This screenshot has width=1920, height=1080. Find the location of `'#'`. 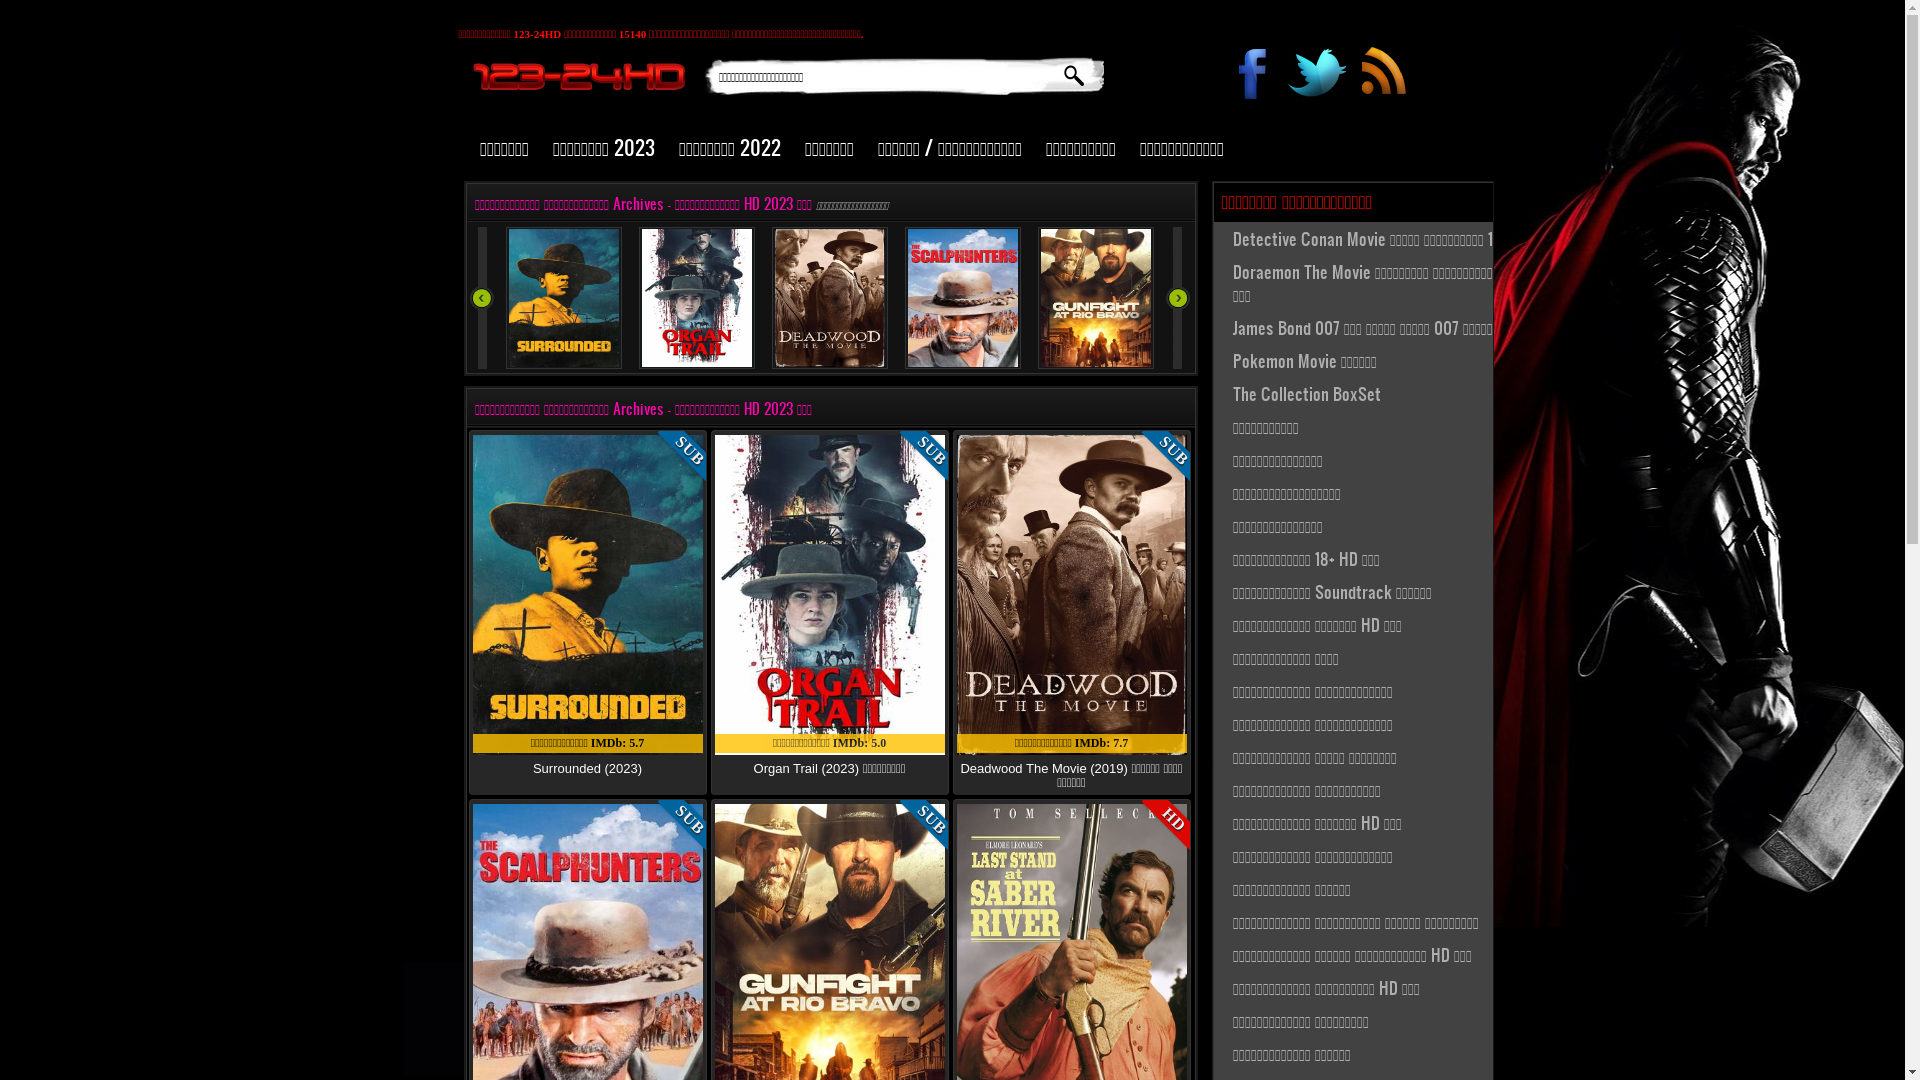

'#' is located at coordinates (1252, 76).